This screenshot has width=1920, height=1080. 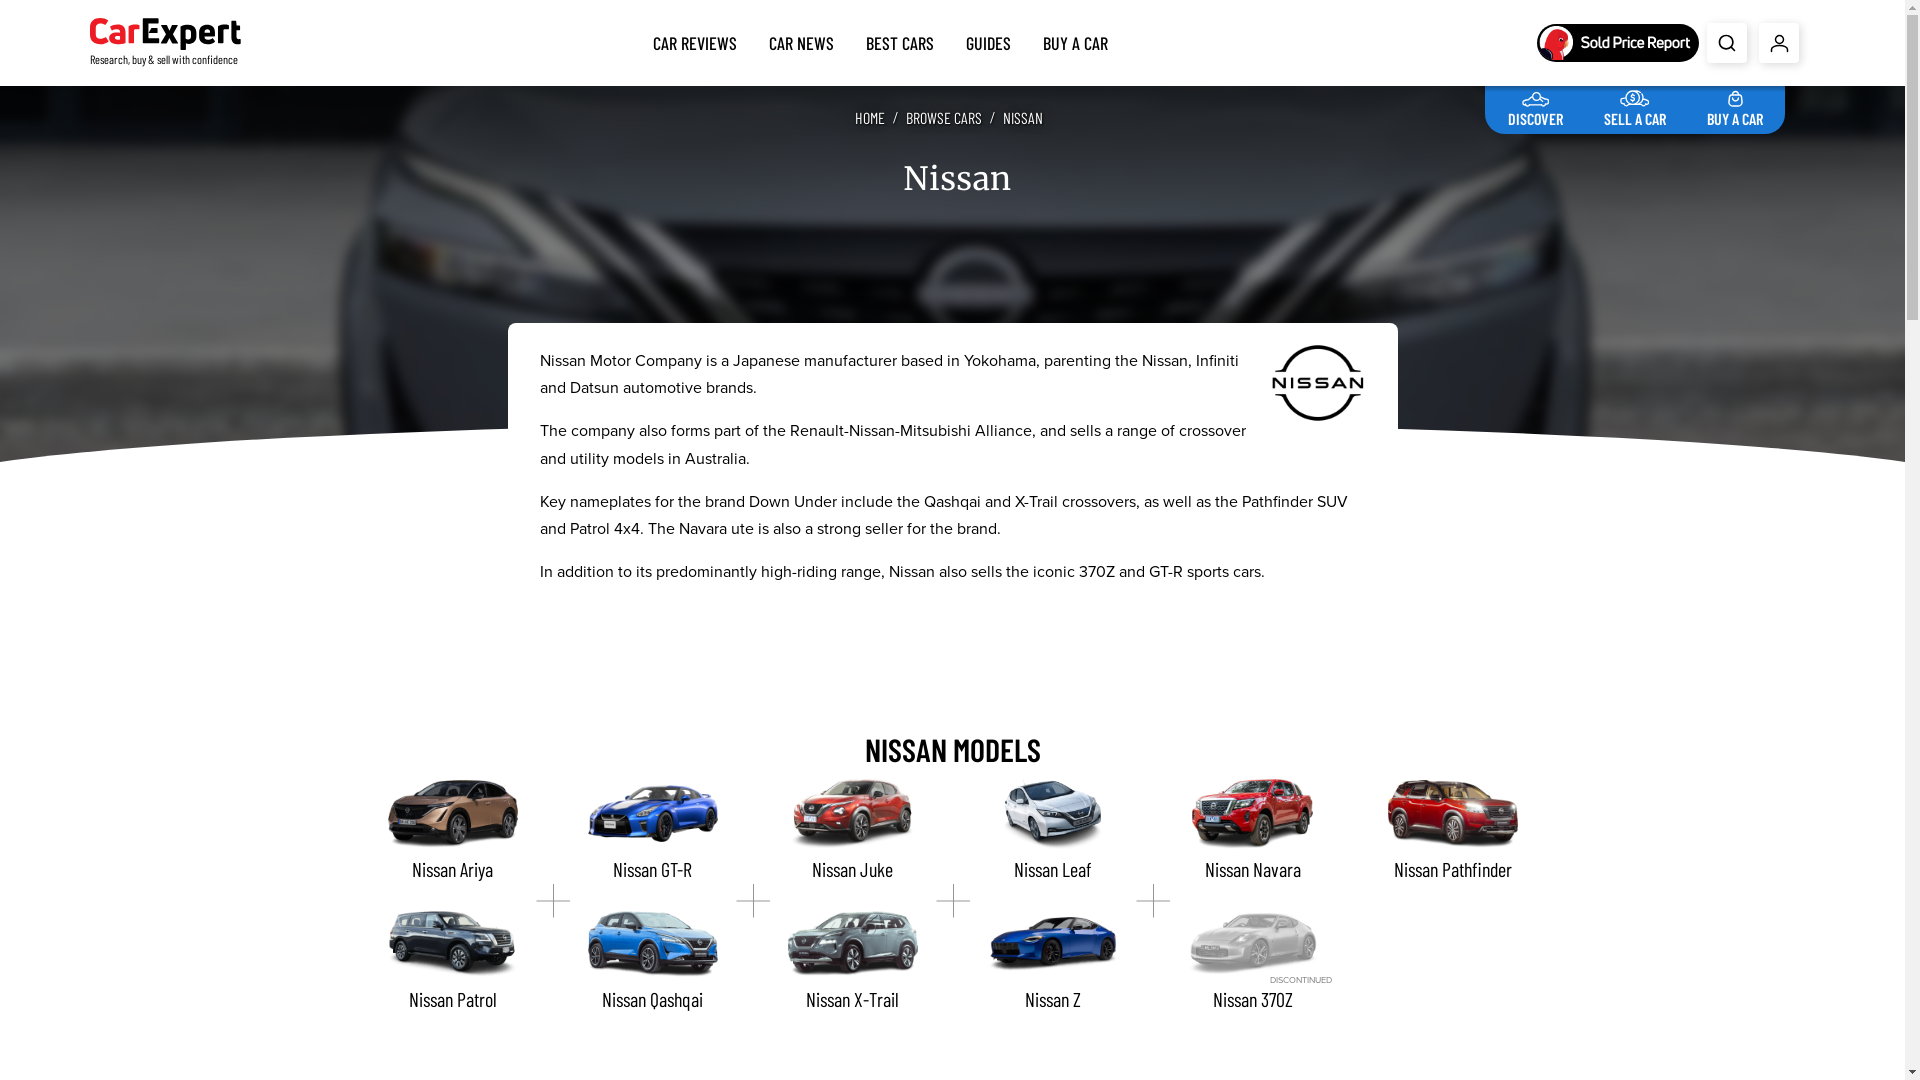 What do you see at coordinates (965, 38) in the screenshot?
I see `'GUIDES'` at bounding box center [965, 38].